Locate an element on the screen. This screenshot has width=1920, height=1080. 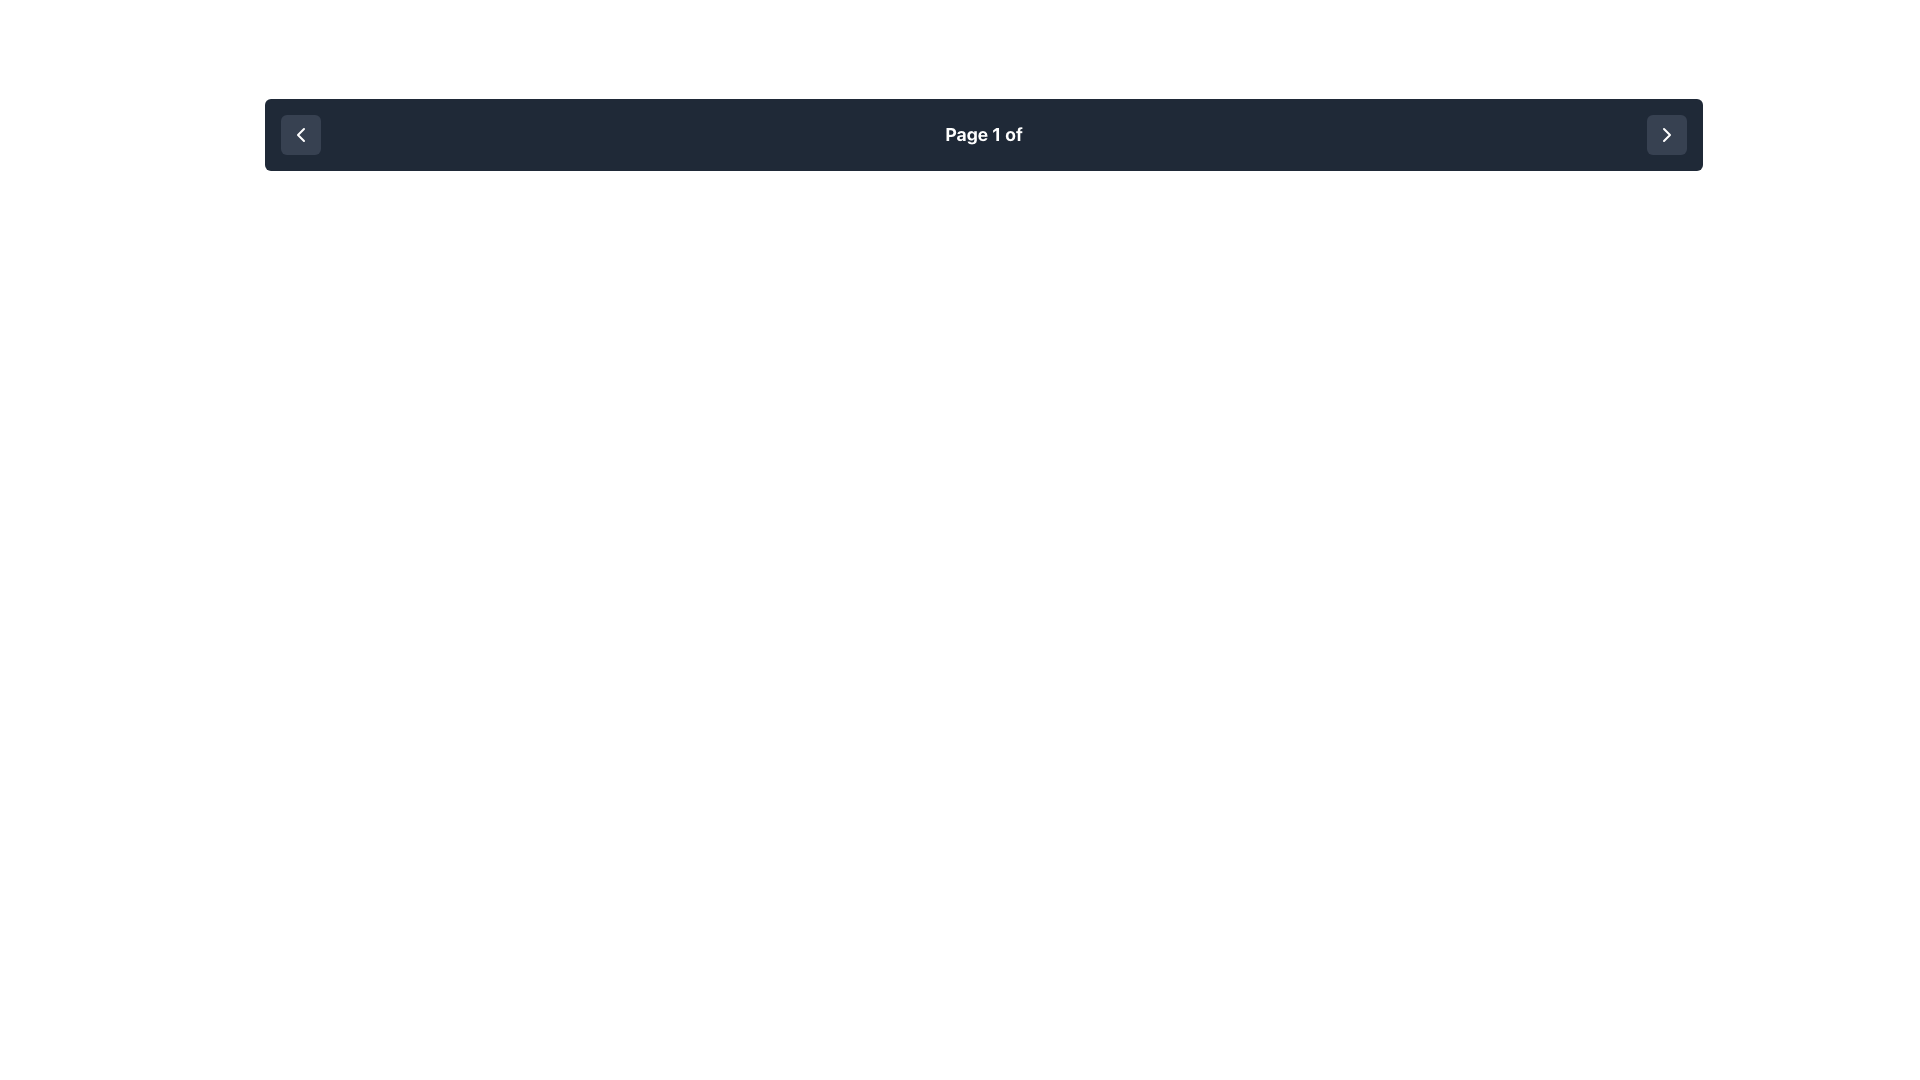
the main text label displaying the current page number and total pages in the navigation bar, which is centered horizontally between two arrow buttons is located at coordinates (983, 135).